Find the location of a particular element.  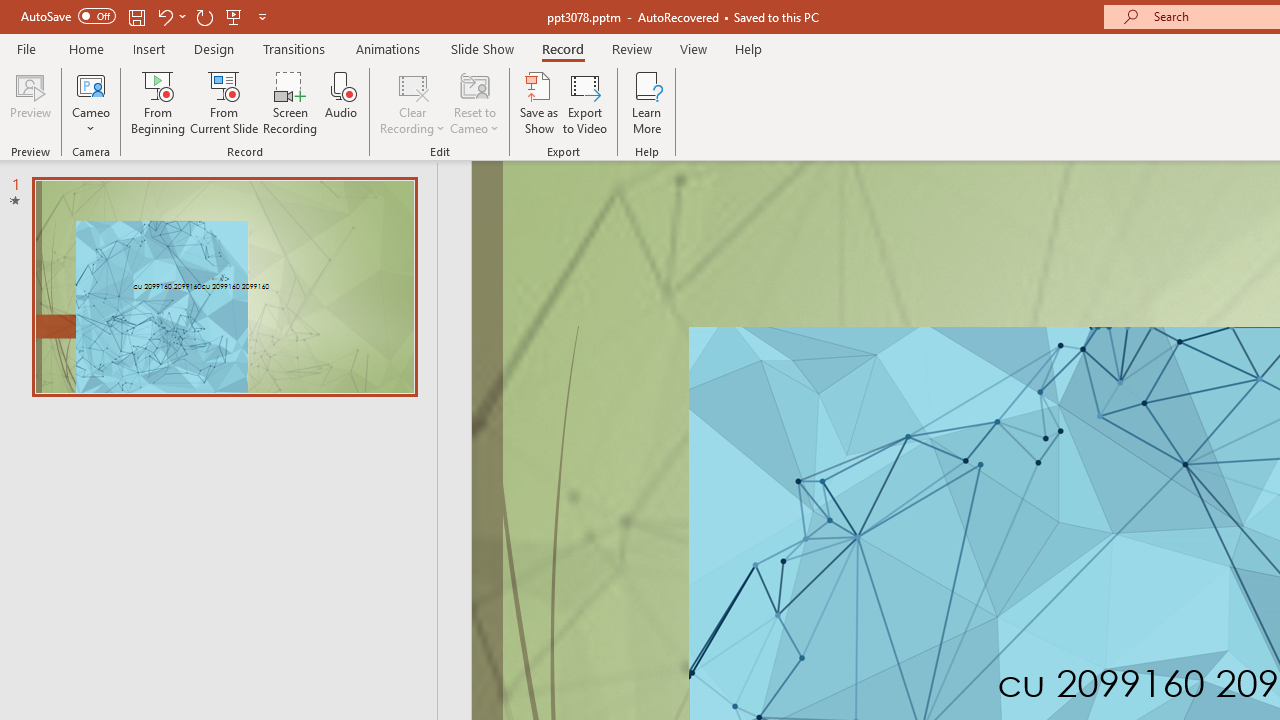

'Reset to Cameo' is located at coordinates (473, 103).